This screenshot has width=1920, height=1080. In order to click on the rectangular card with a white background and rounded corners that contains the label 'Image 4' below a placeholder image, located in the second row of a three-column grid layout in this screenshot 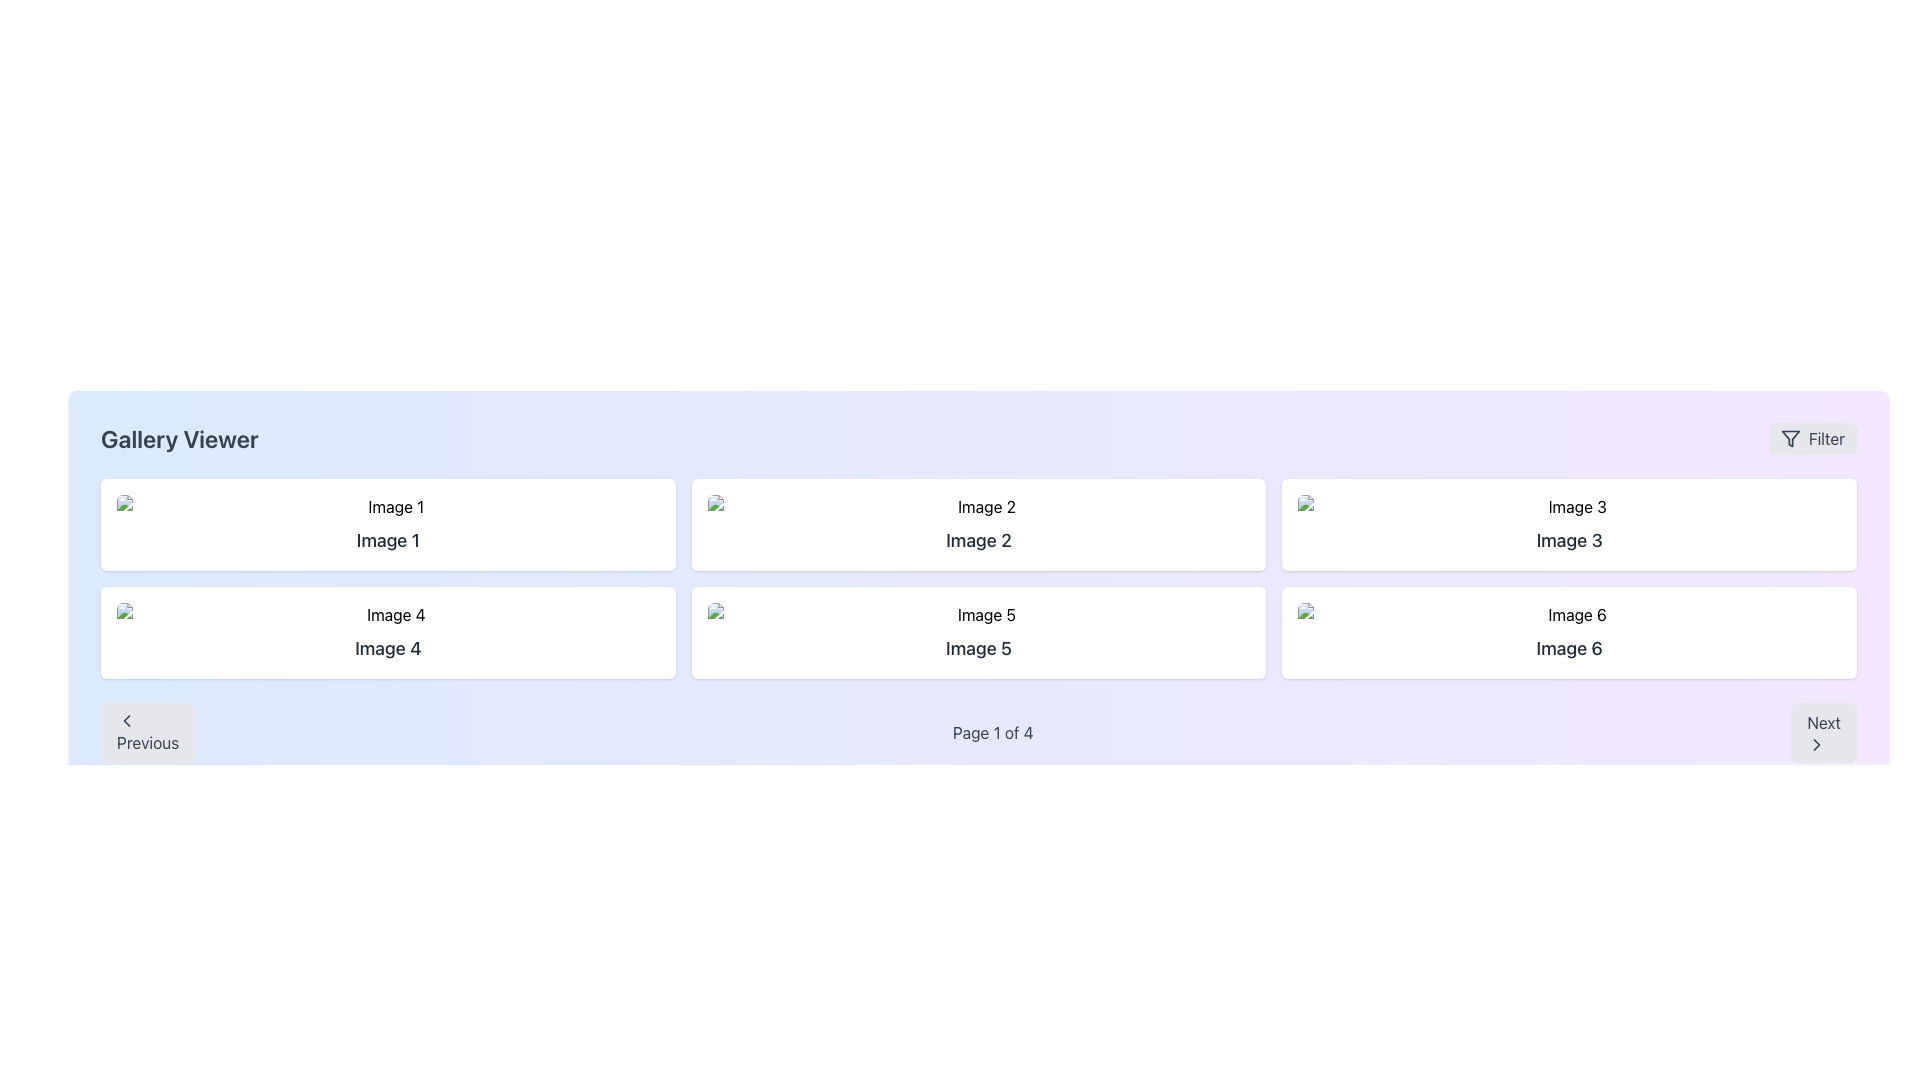, I will do `click(388, 632)`.